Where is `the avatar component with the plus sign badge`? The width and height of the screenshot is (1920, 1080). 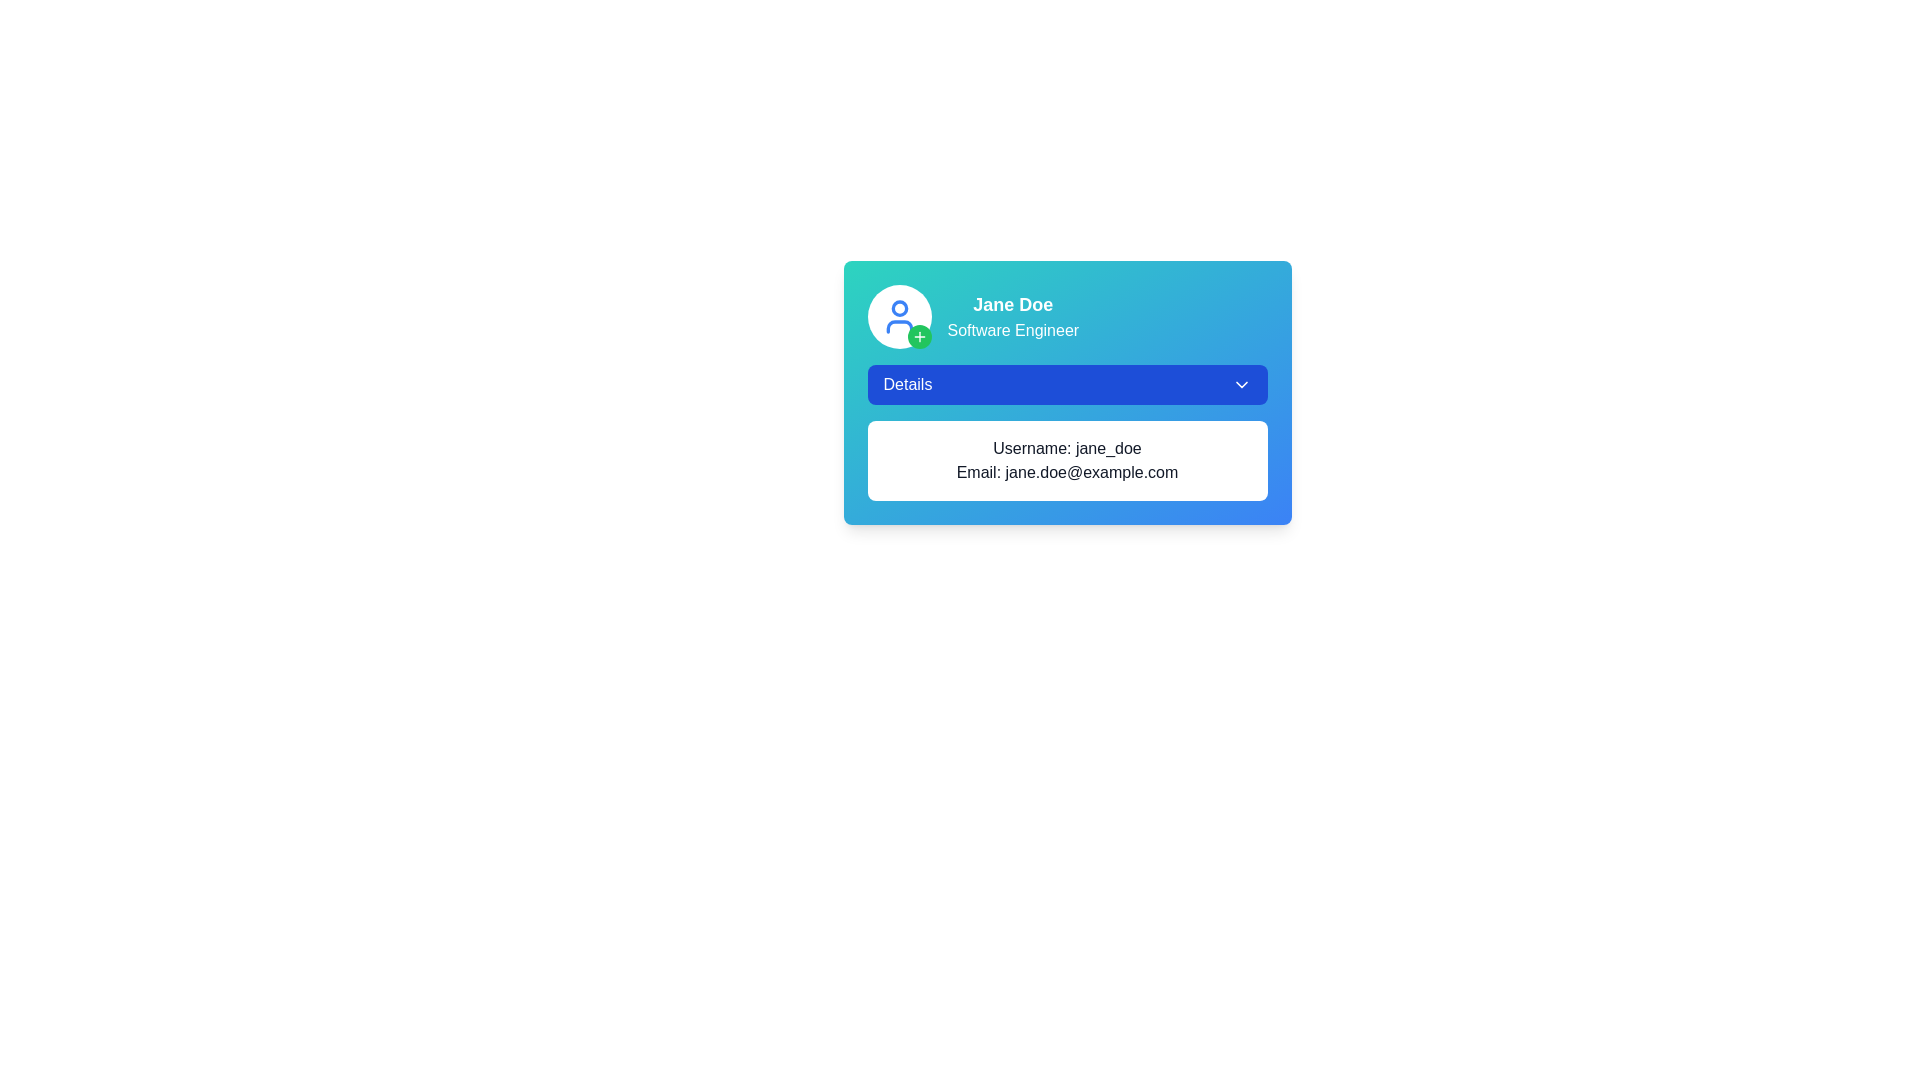
the avatar component with the plus sign badge is located at coordinates (898, 315).